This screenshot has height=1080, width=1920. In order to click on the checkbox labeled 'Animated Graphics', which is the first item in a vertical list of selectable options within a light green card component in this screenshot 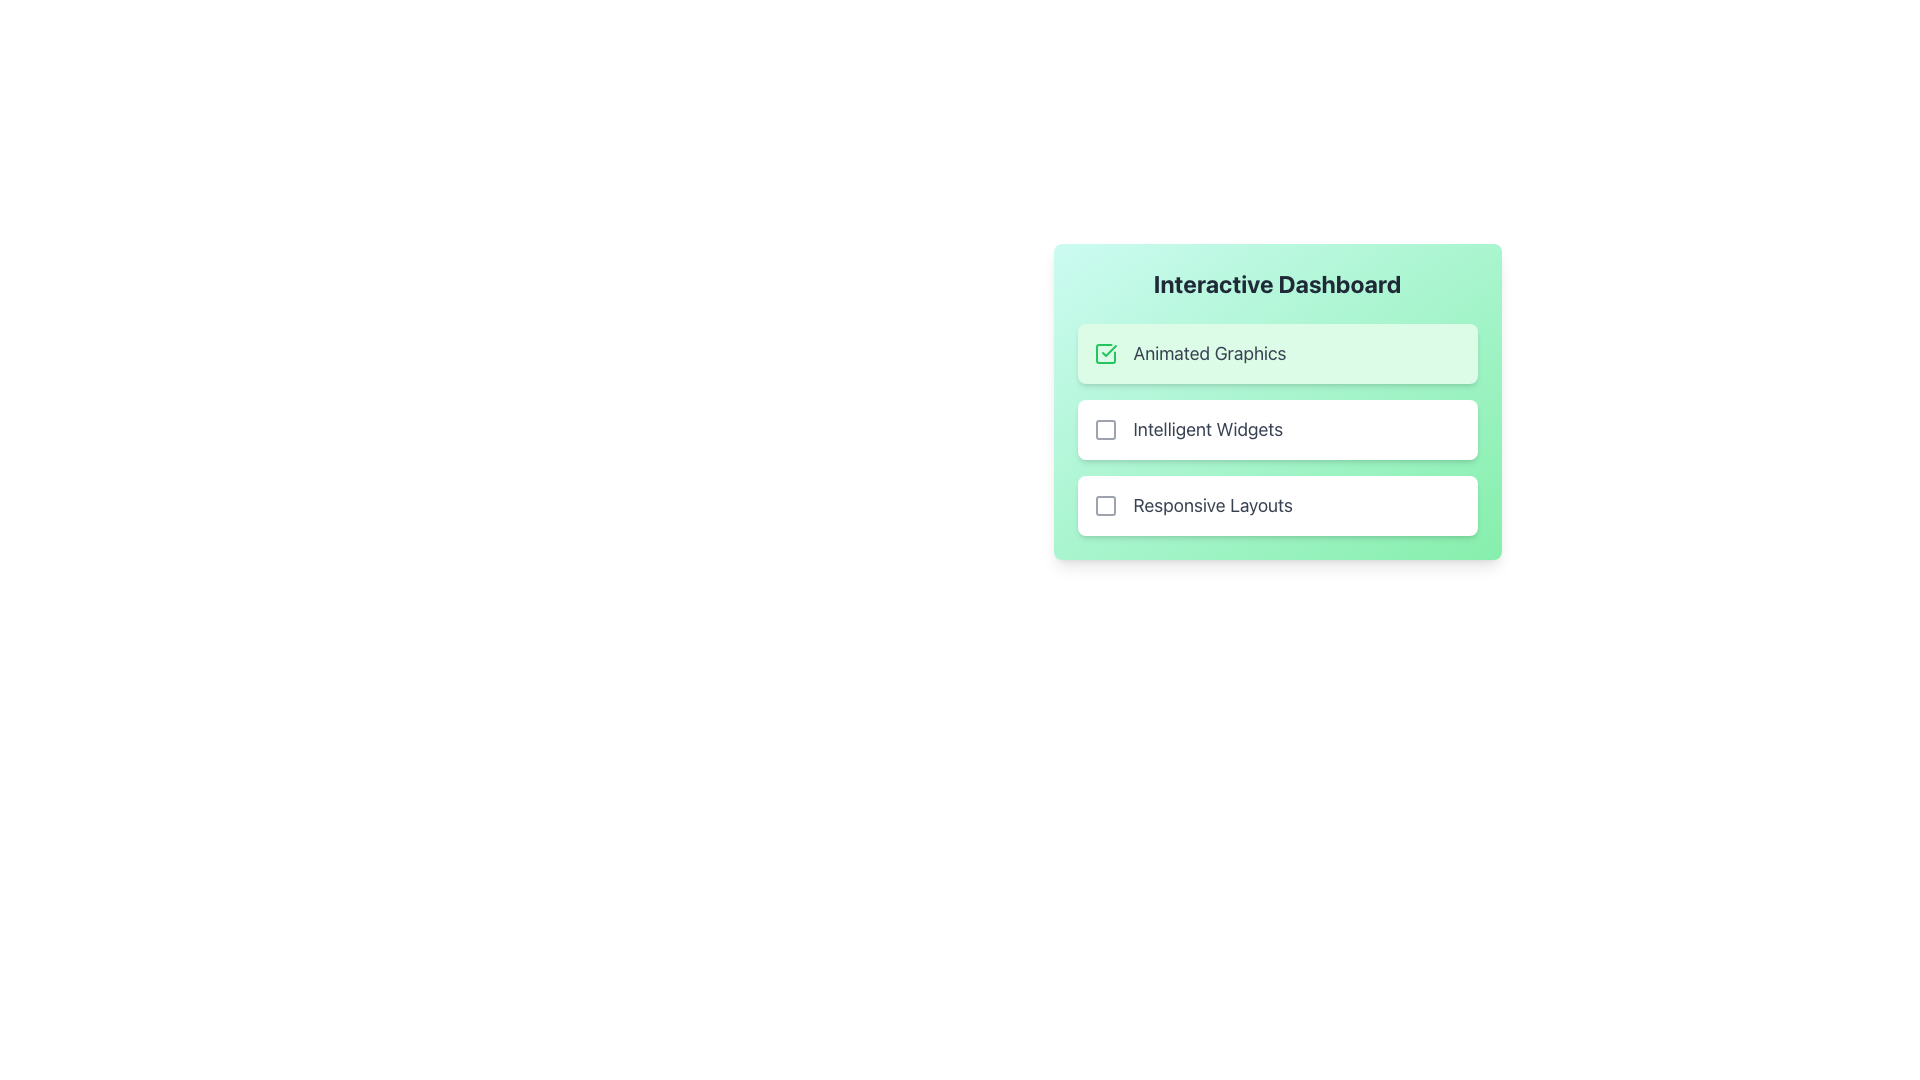, I will do `click(1190, 353)`.